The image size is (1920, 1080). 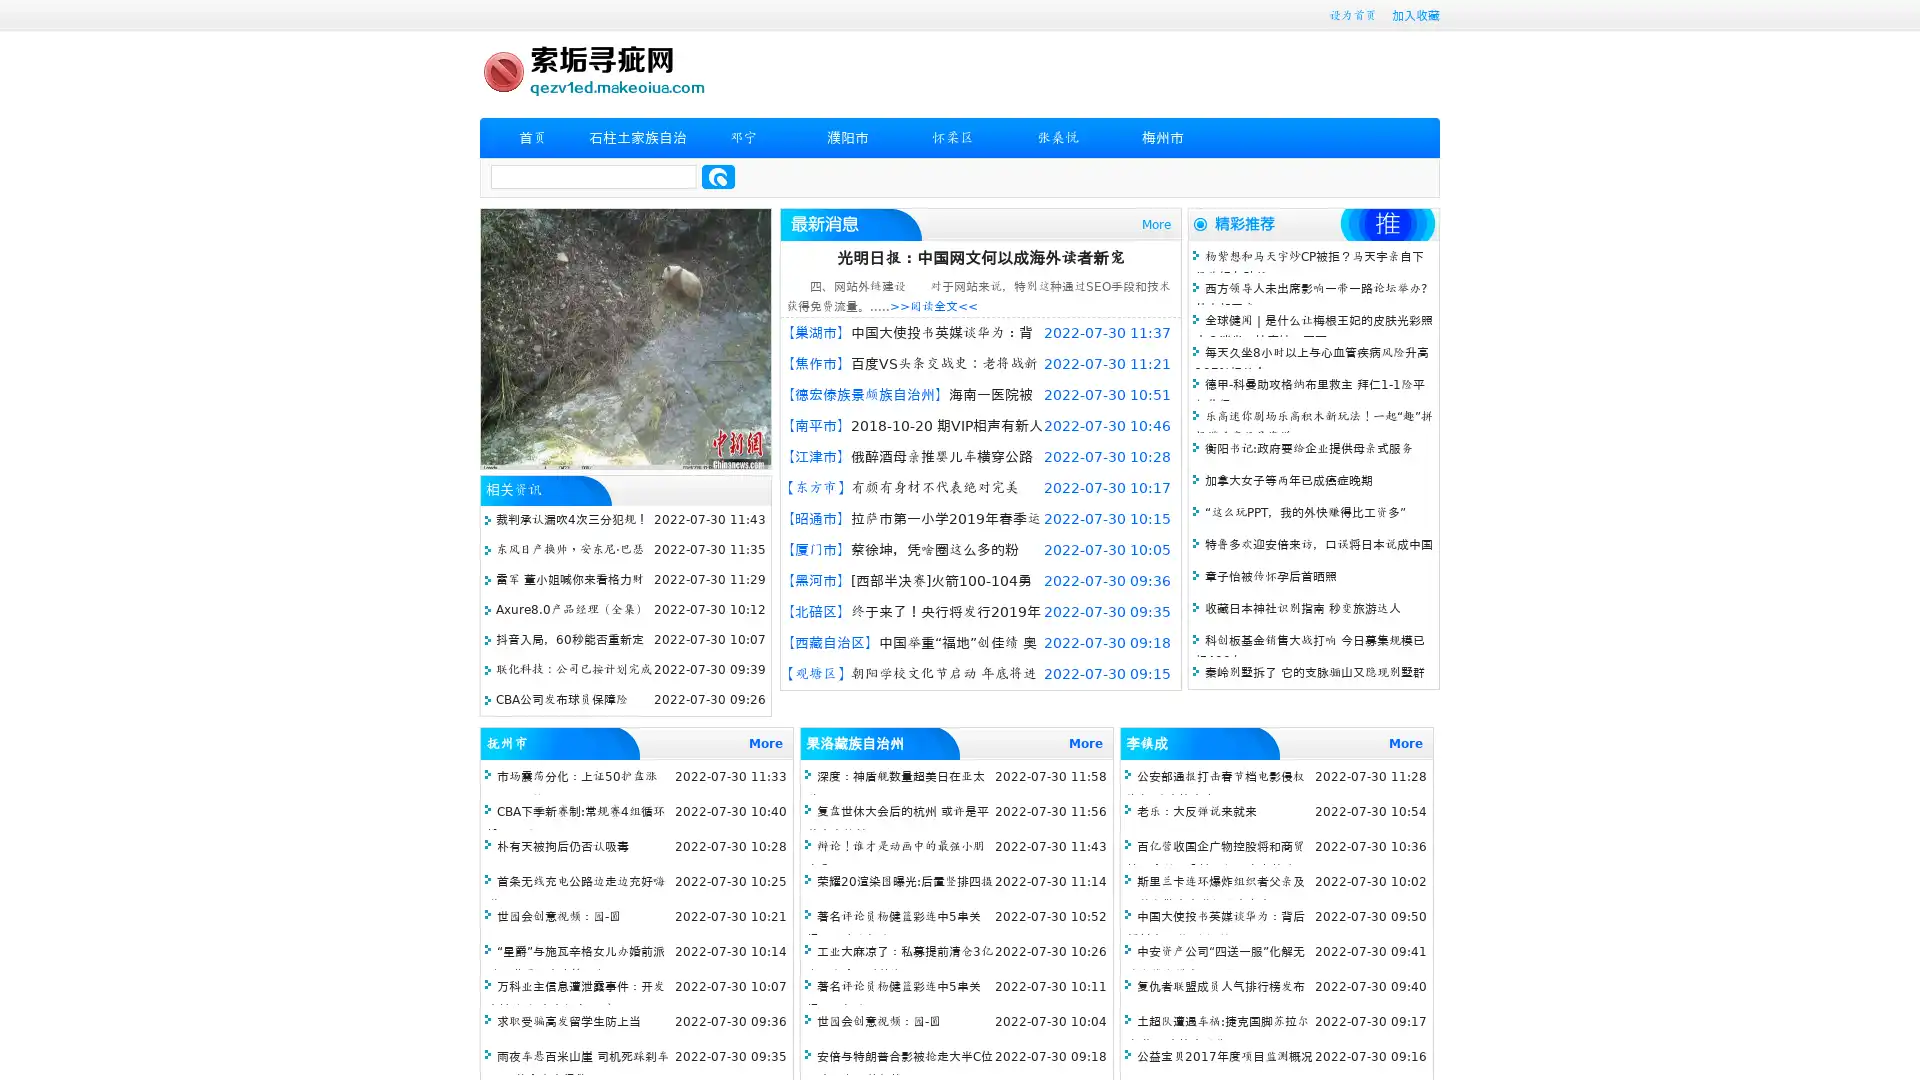 I want to click on Search, so click(x=718, y=176).